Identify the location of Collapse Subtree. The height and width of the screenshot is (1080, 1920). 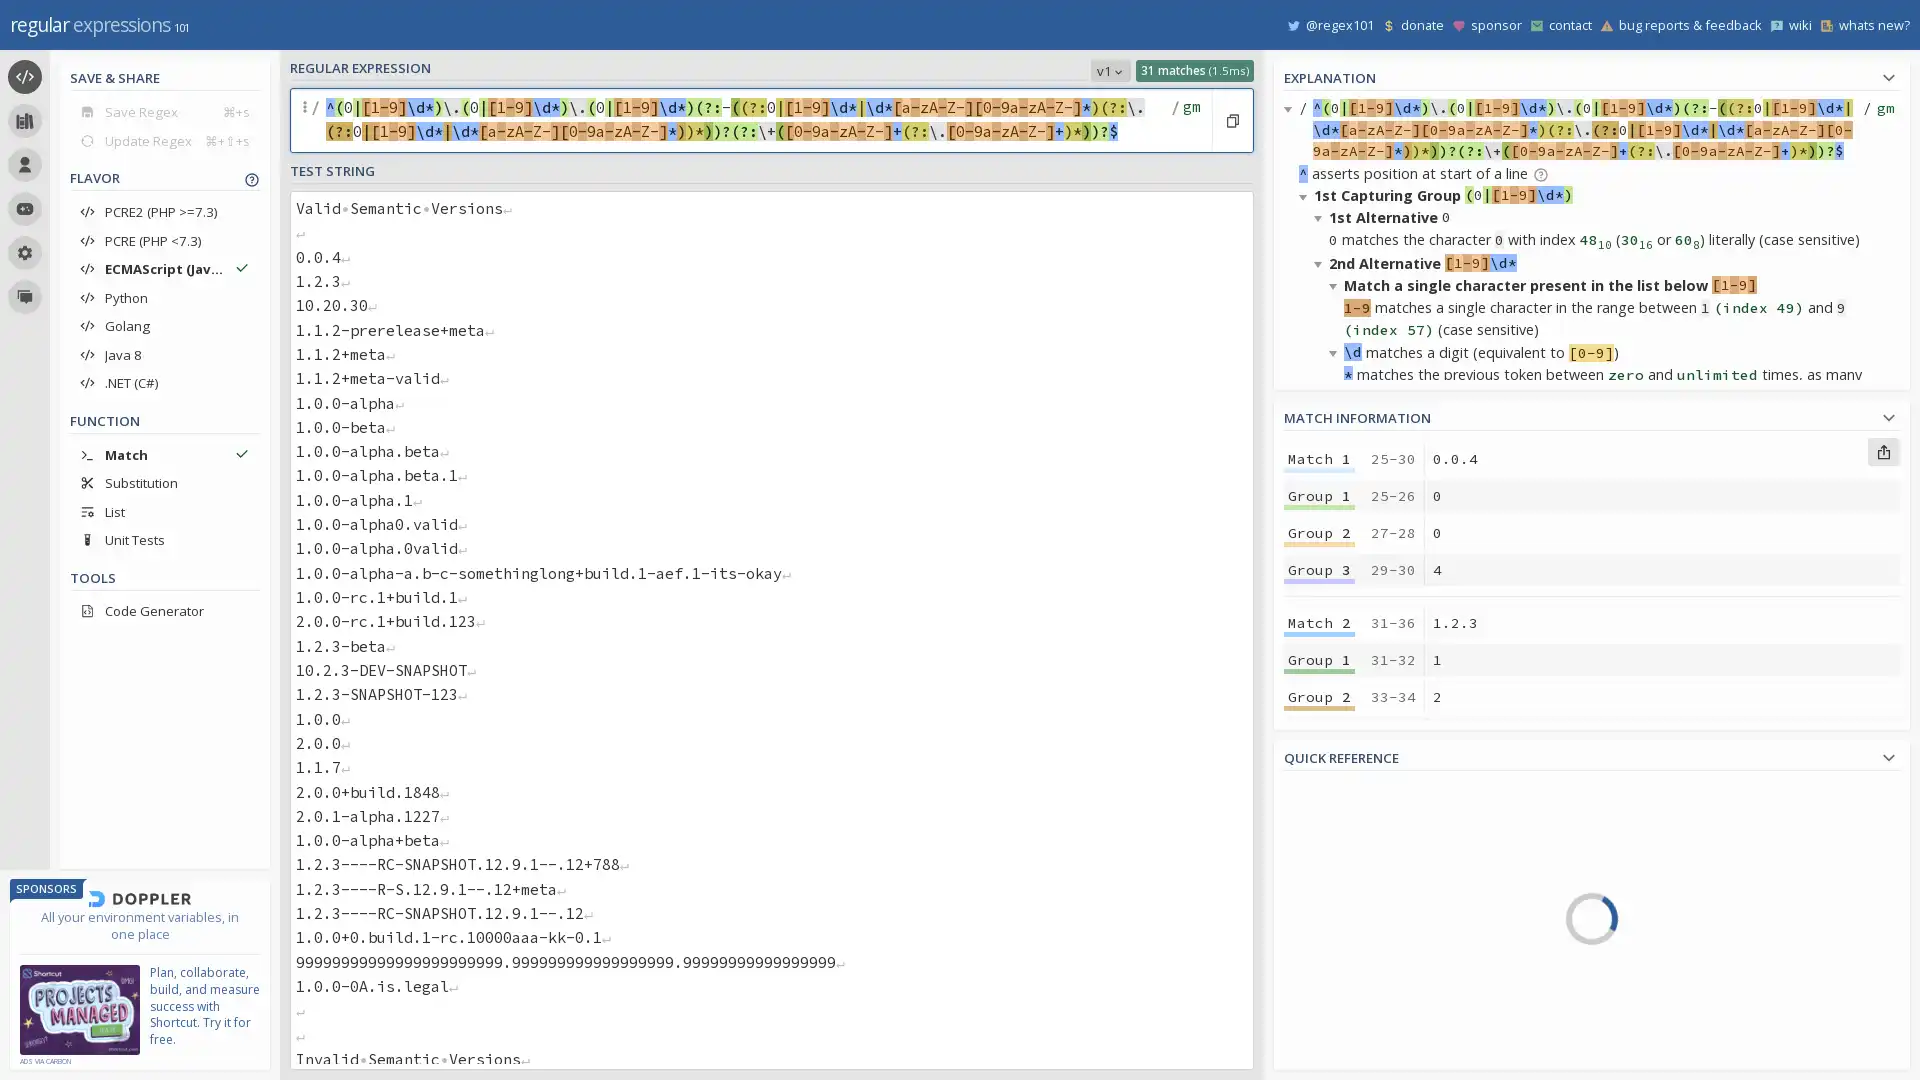
(1321, 713).